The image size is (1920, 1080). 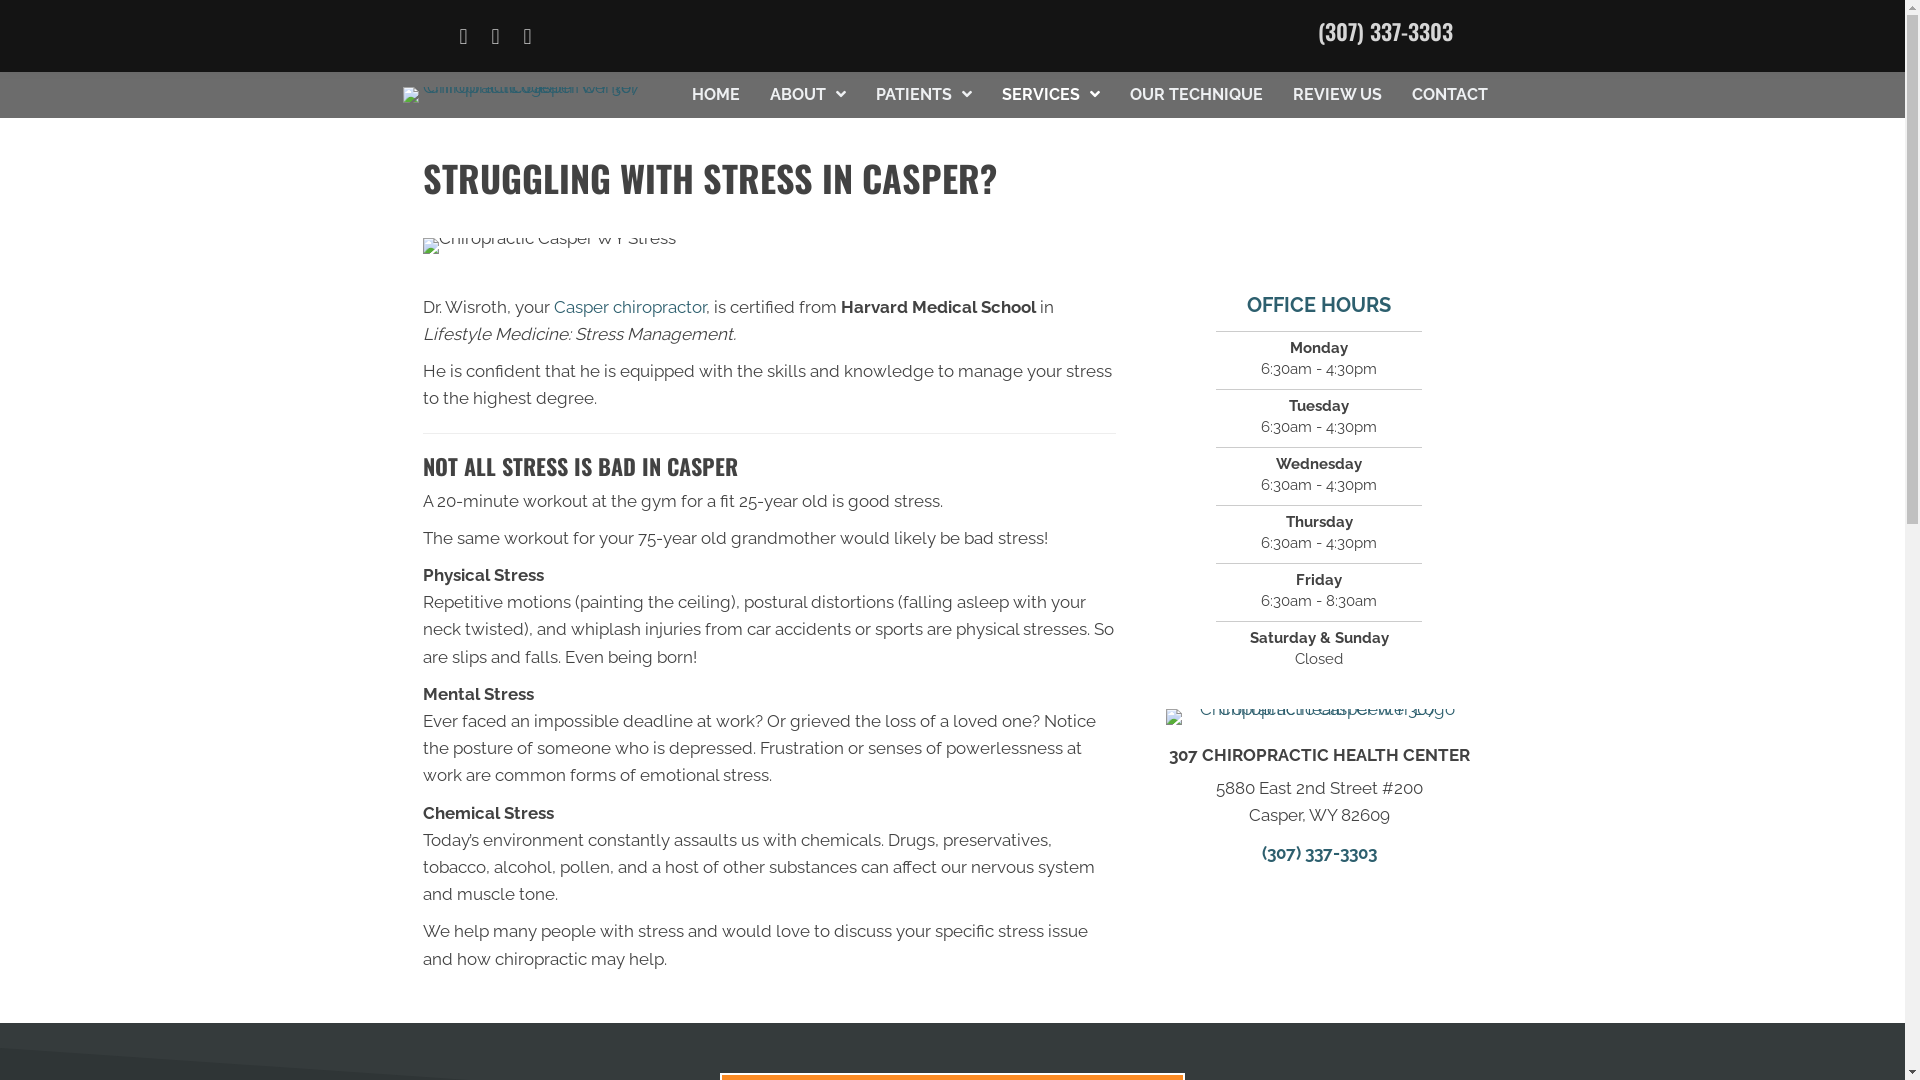 What do you see at coordinates (1319, 716) in the screenshot?
I see `'Chiropractic Casper WY 307 Chiropractic Health Center Logo'` at bounding box center [1319, 716].